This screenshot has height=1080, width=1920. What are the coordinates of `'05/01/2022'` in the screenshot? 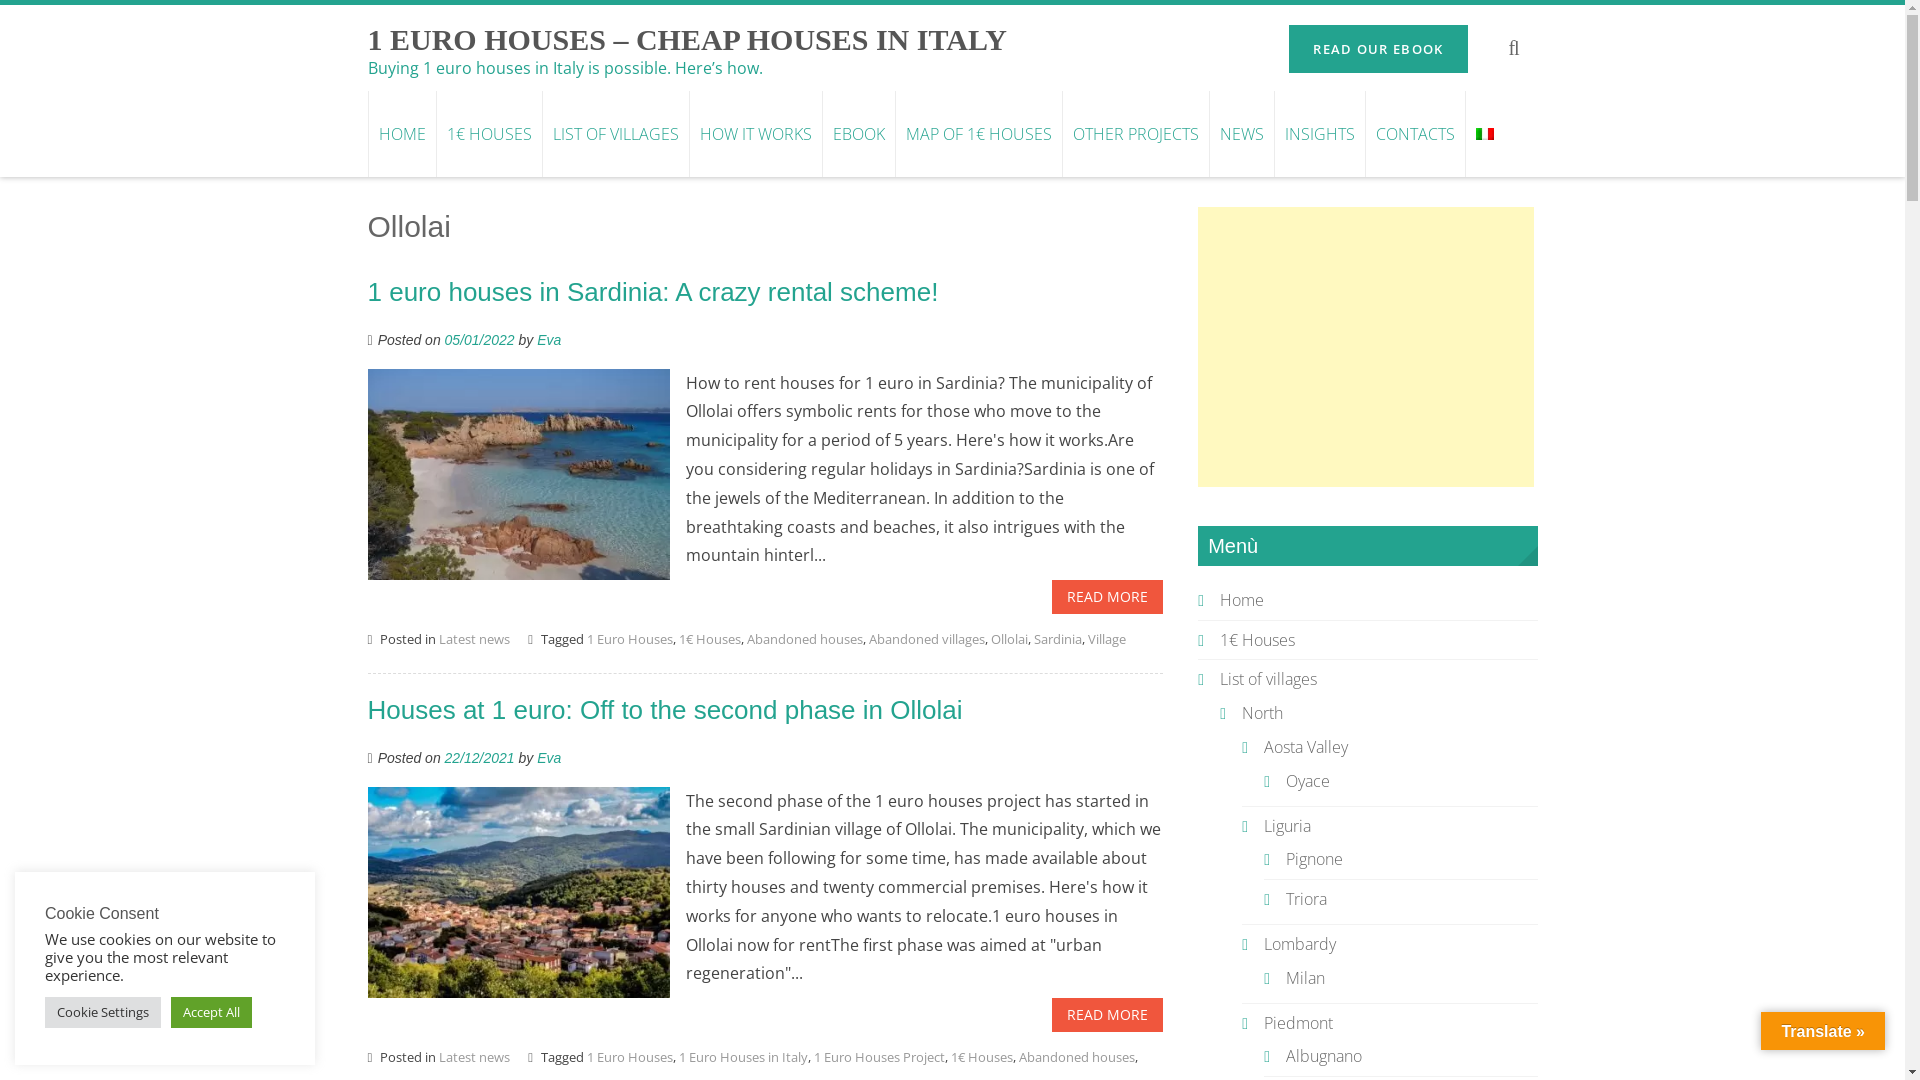 It's located at (480, 338).